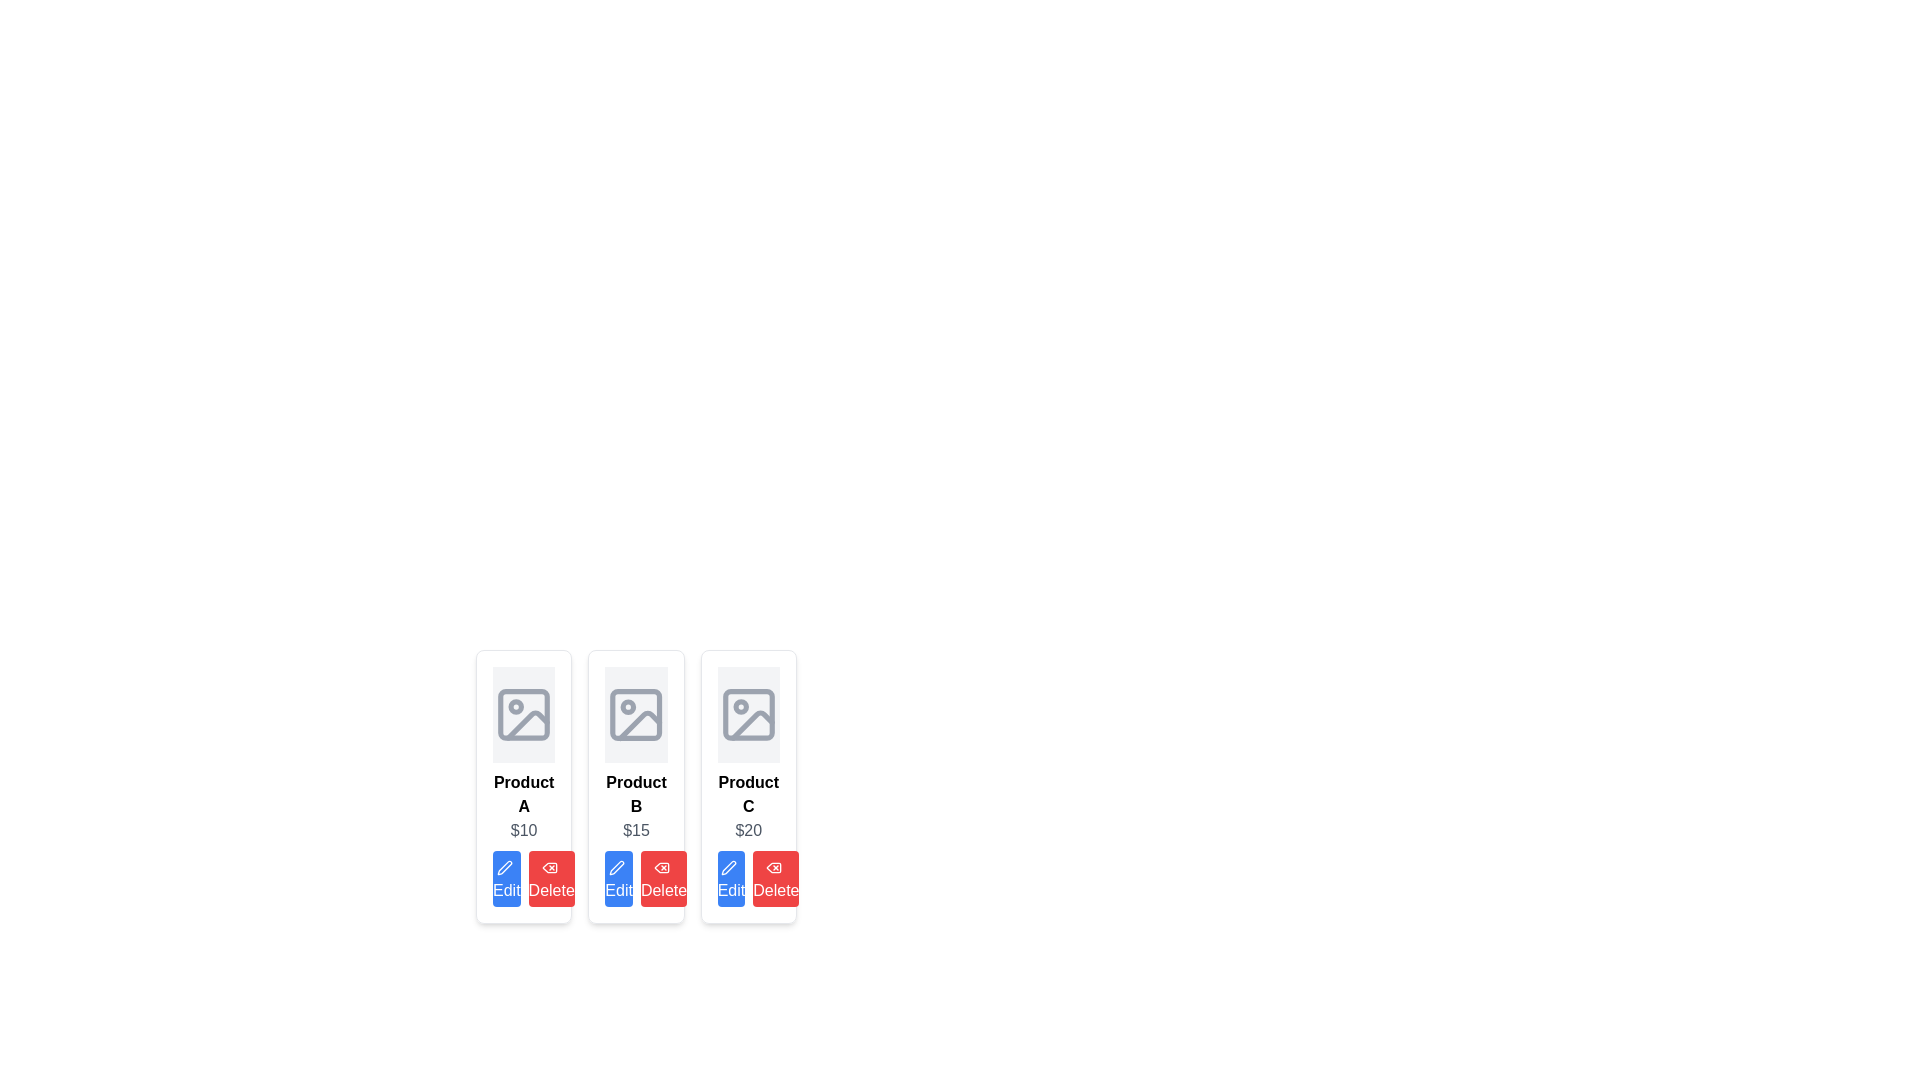 The width and height of the screenshot is (1920, 1080). I want to click on the delete icon for 'Product A', which is the second action button located at the bottom of the product card, so click(773, 866).